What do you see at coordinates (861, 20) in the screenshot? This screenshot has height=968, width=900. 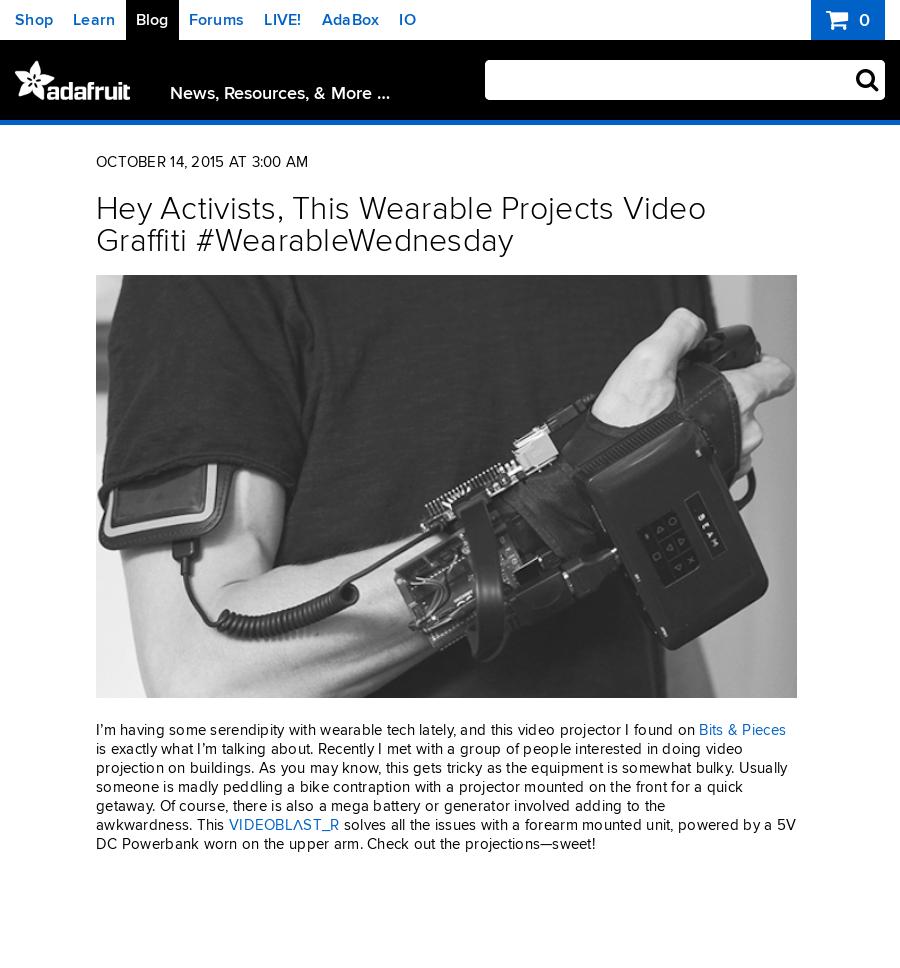 I see `'0'` at bounding box center [861, 20].